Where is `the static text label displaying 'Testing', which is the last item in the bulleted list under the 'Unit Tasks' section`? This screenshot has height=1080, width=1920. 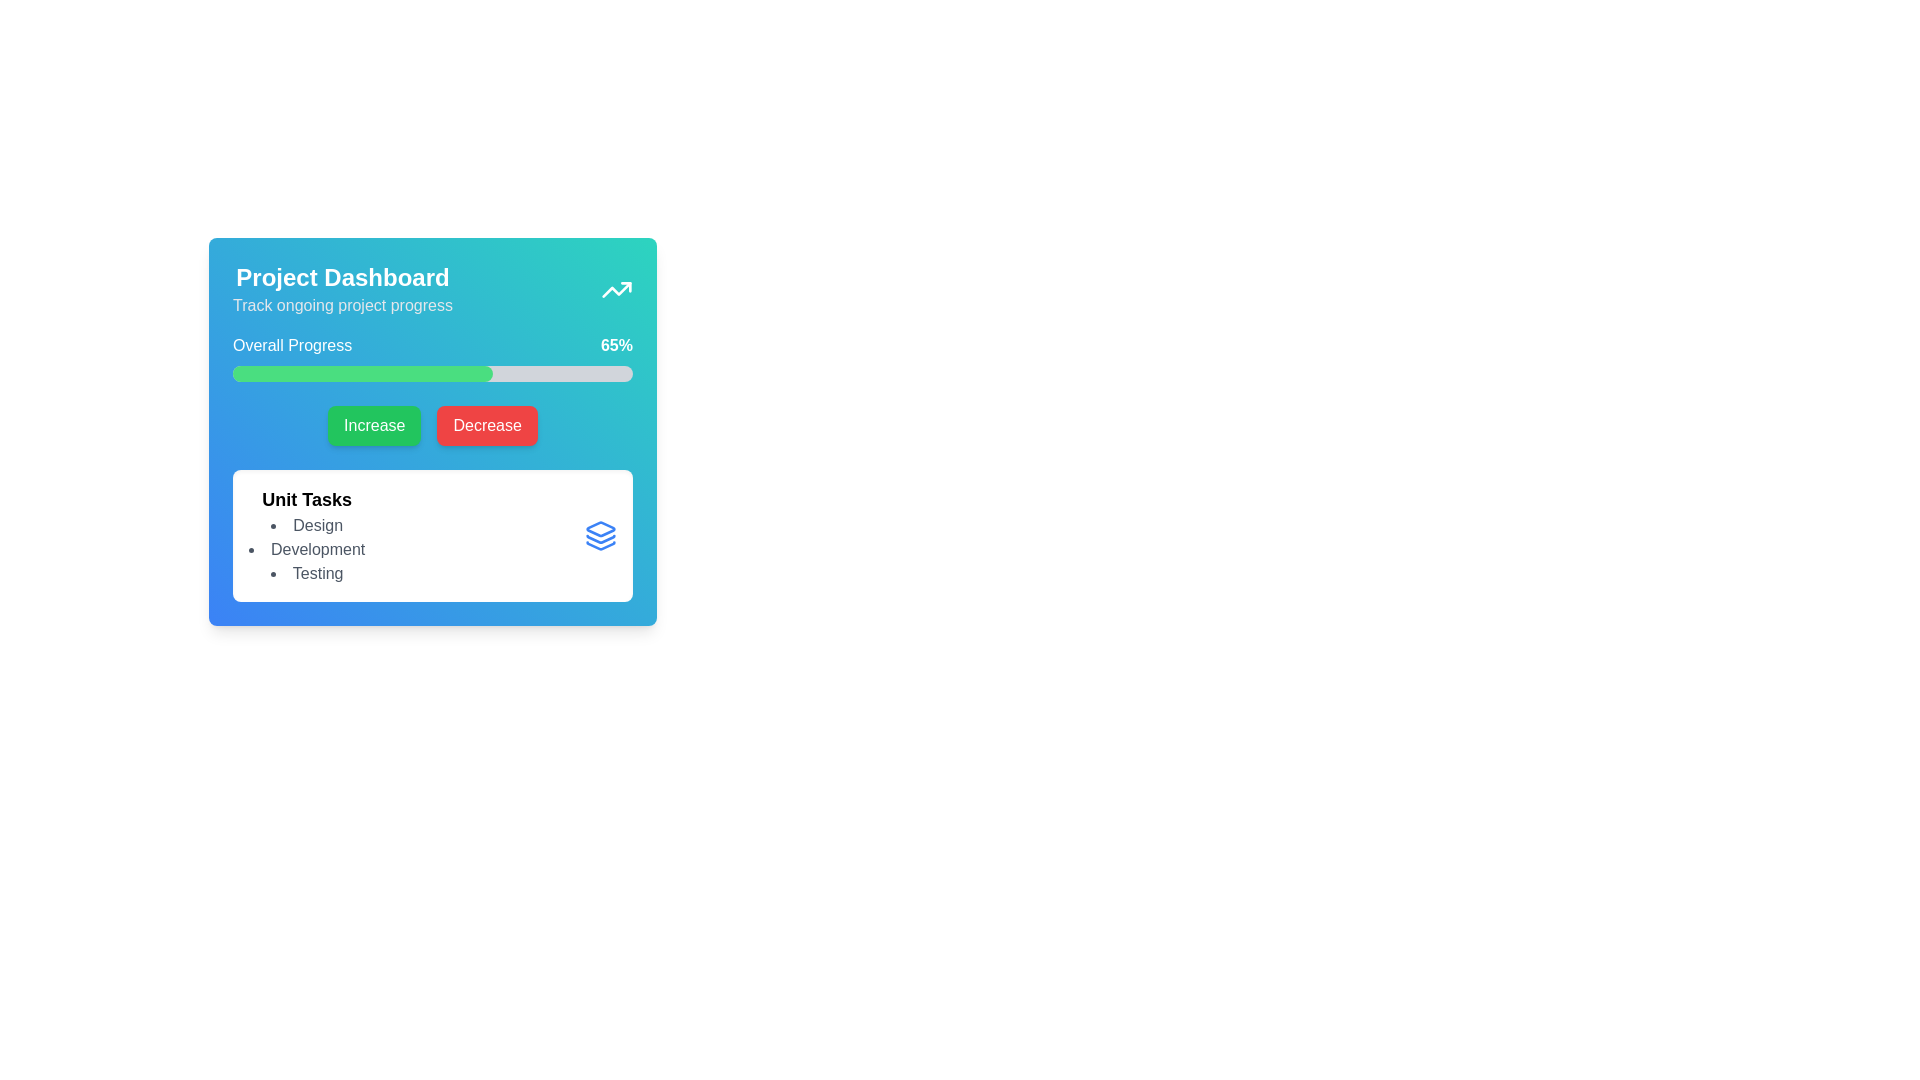
the static text label displaying 'Testing', which is the last item in the bulleted list under the 'Unit Tasks' section is located at coordinates (306, 574).